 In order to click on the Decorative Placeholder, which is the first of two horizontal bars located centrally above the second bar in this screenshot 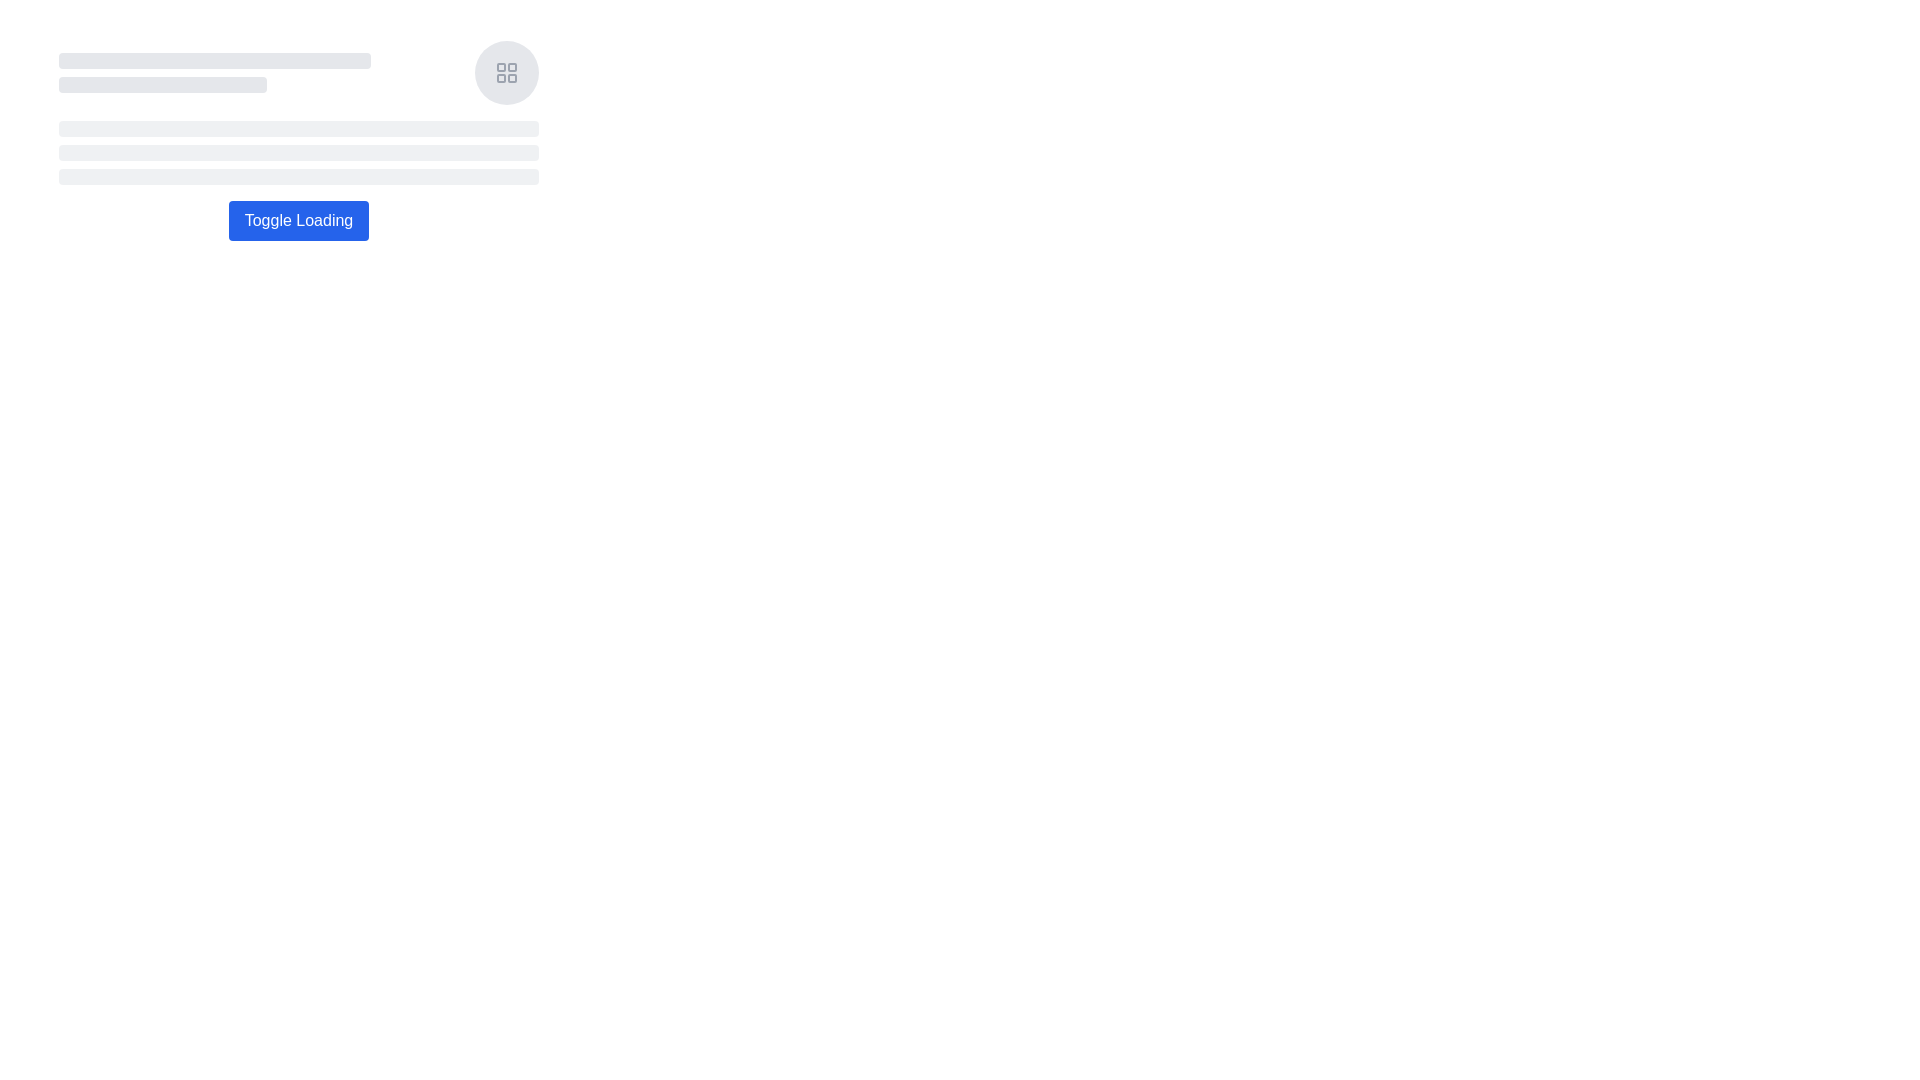, I will do `click(215, 60)`.